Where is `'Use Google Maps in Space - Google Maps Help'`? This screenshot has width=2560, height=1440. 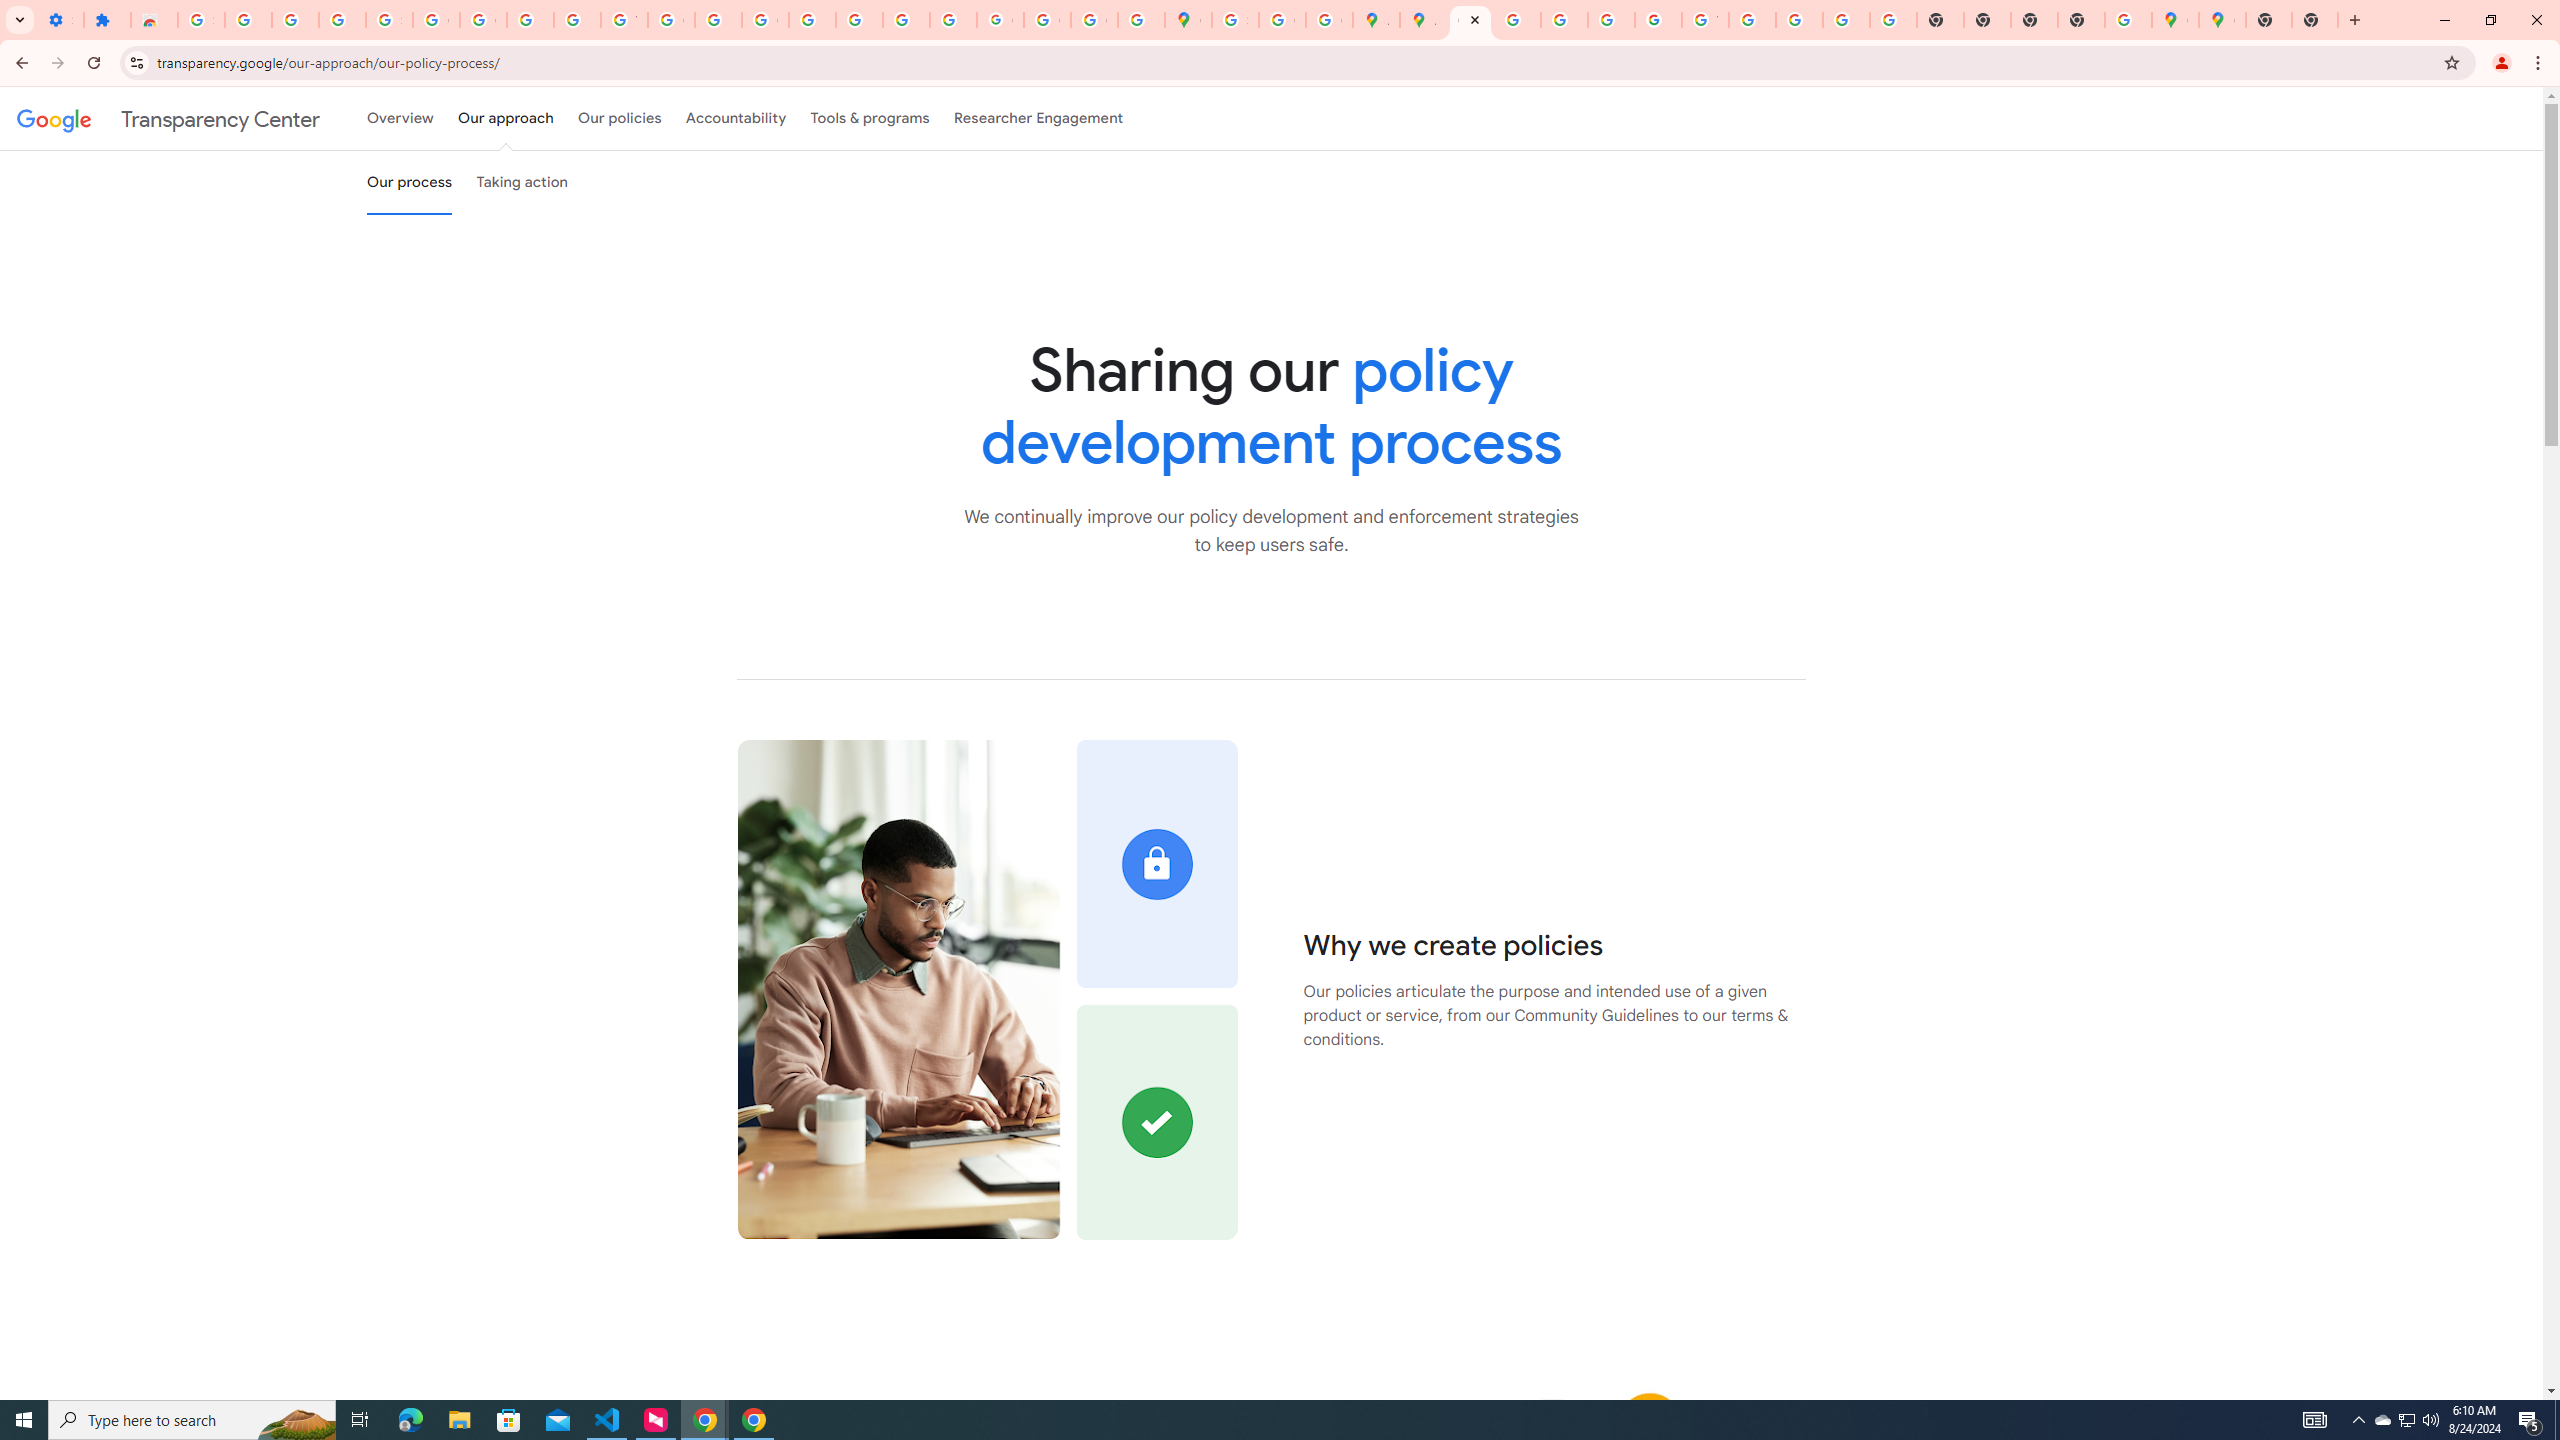
'Use Google Maps in Space - Google Maps Help' is located at coordinates (2127, 19).